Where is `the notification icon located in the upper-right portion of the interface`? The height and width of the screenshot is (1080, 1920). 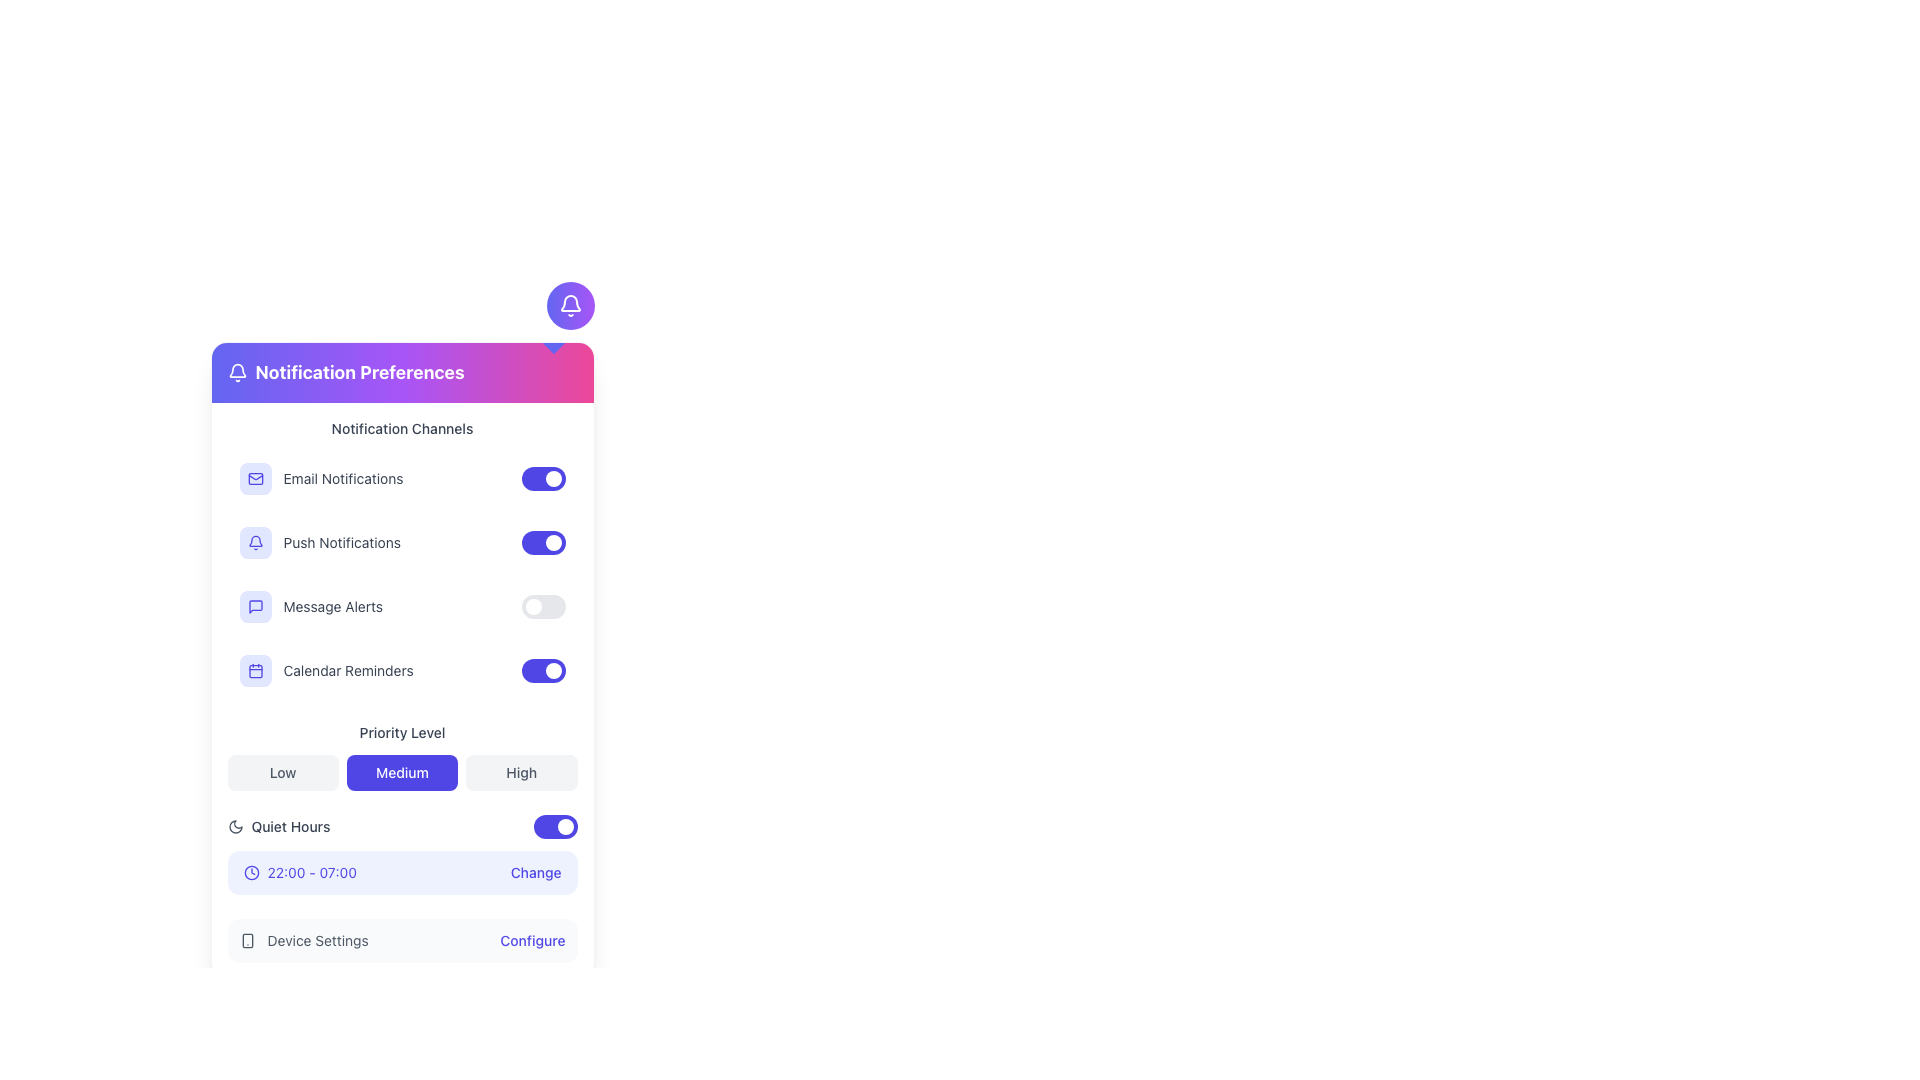 the notification icon located in the upper-right portion of the interface is located at coordinates (569, 305).